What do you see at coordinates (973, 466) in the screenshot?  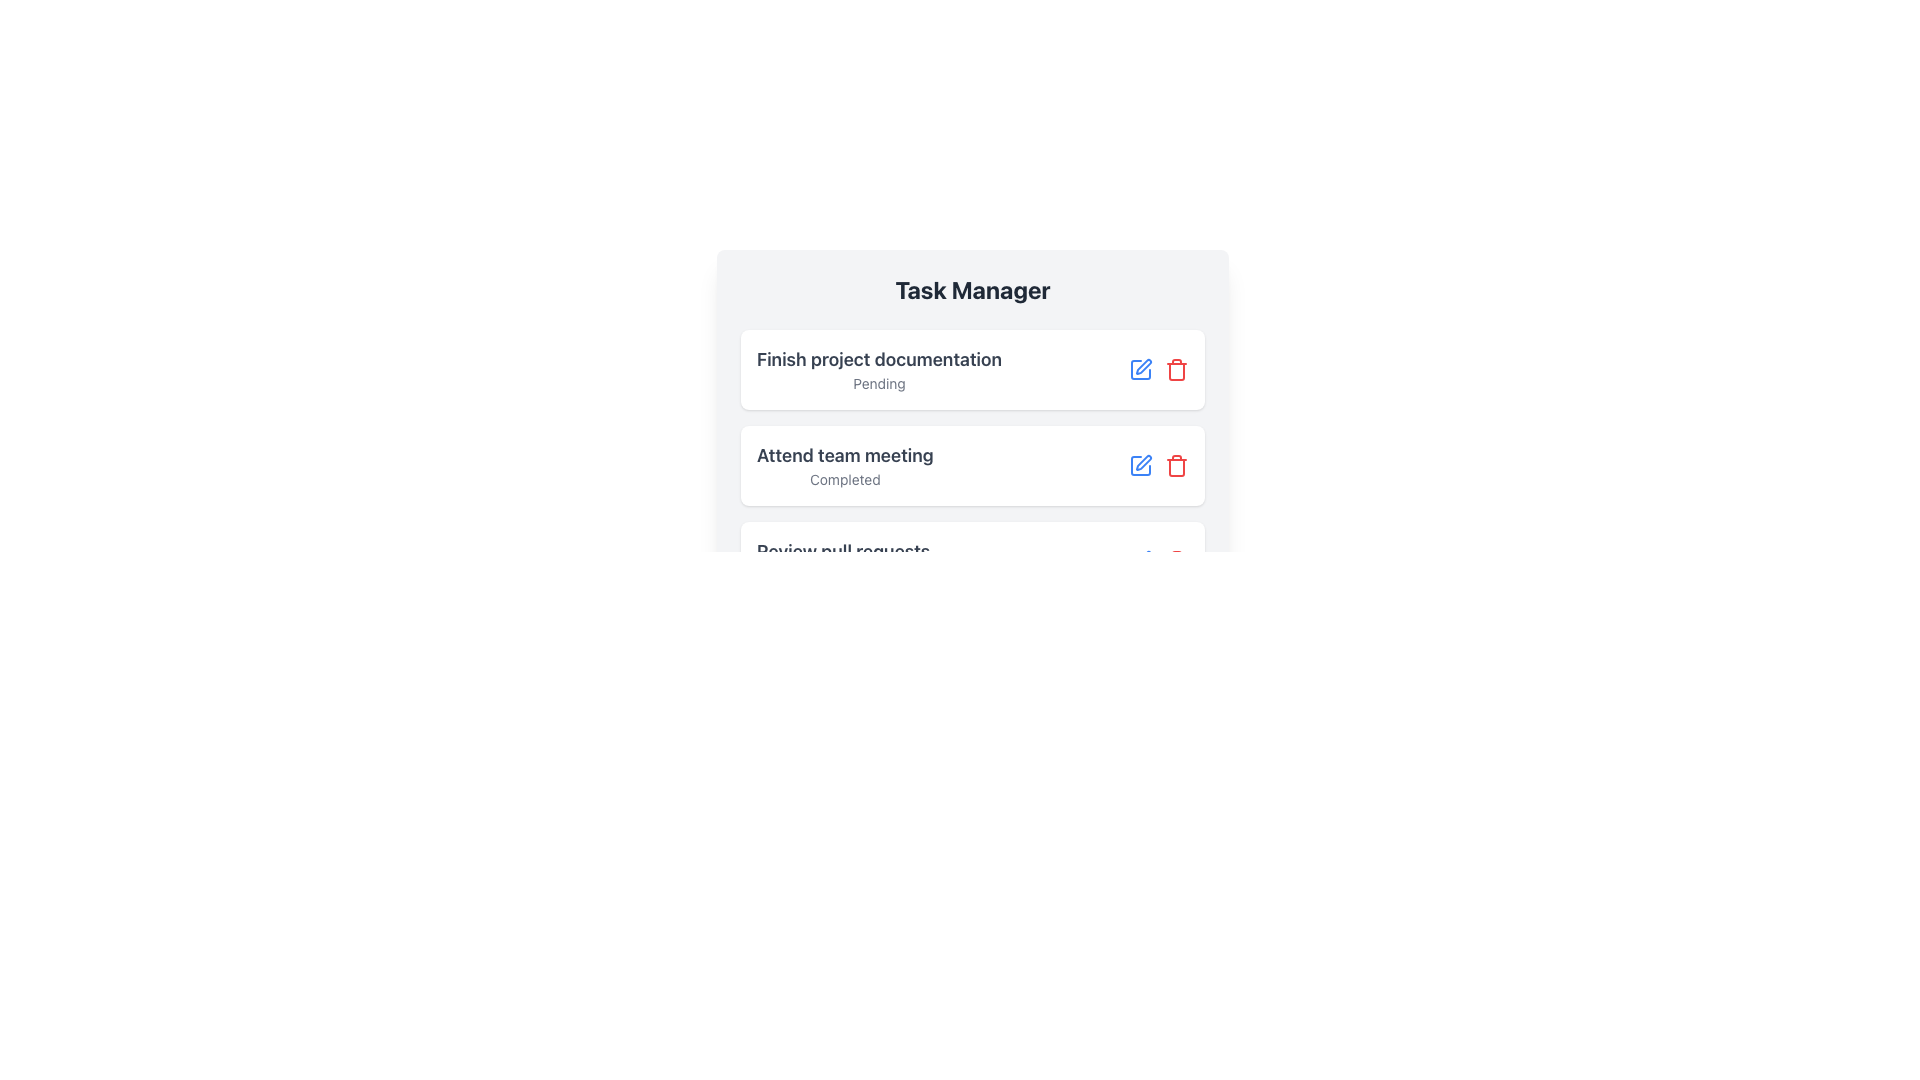 I see `the task title in the second task card of the Task Manager` at bounding box center [973, 466].